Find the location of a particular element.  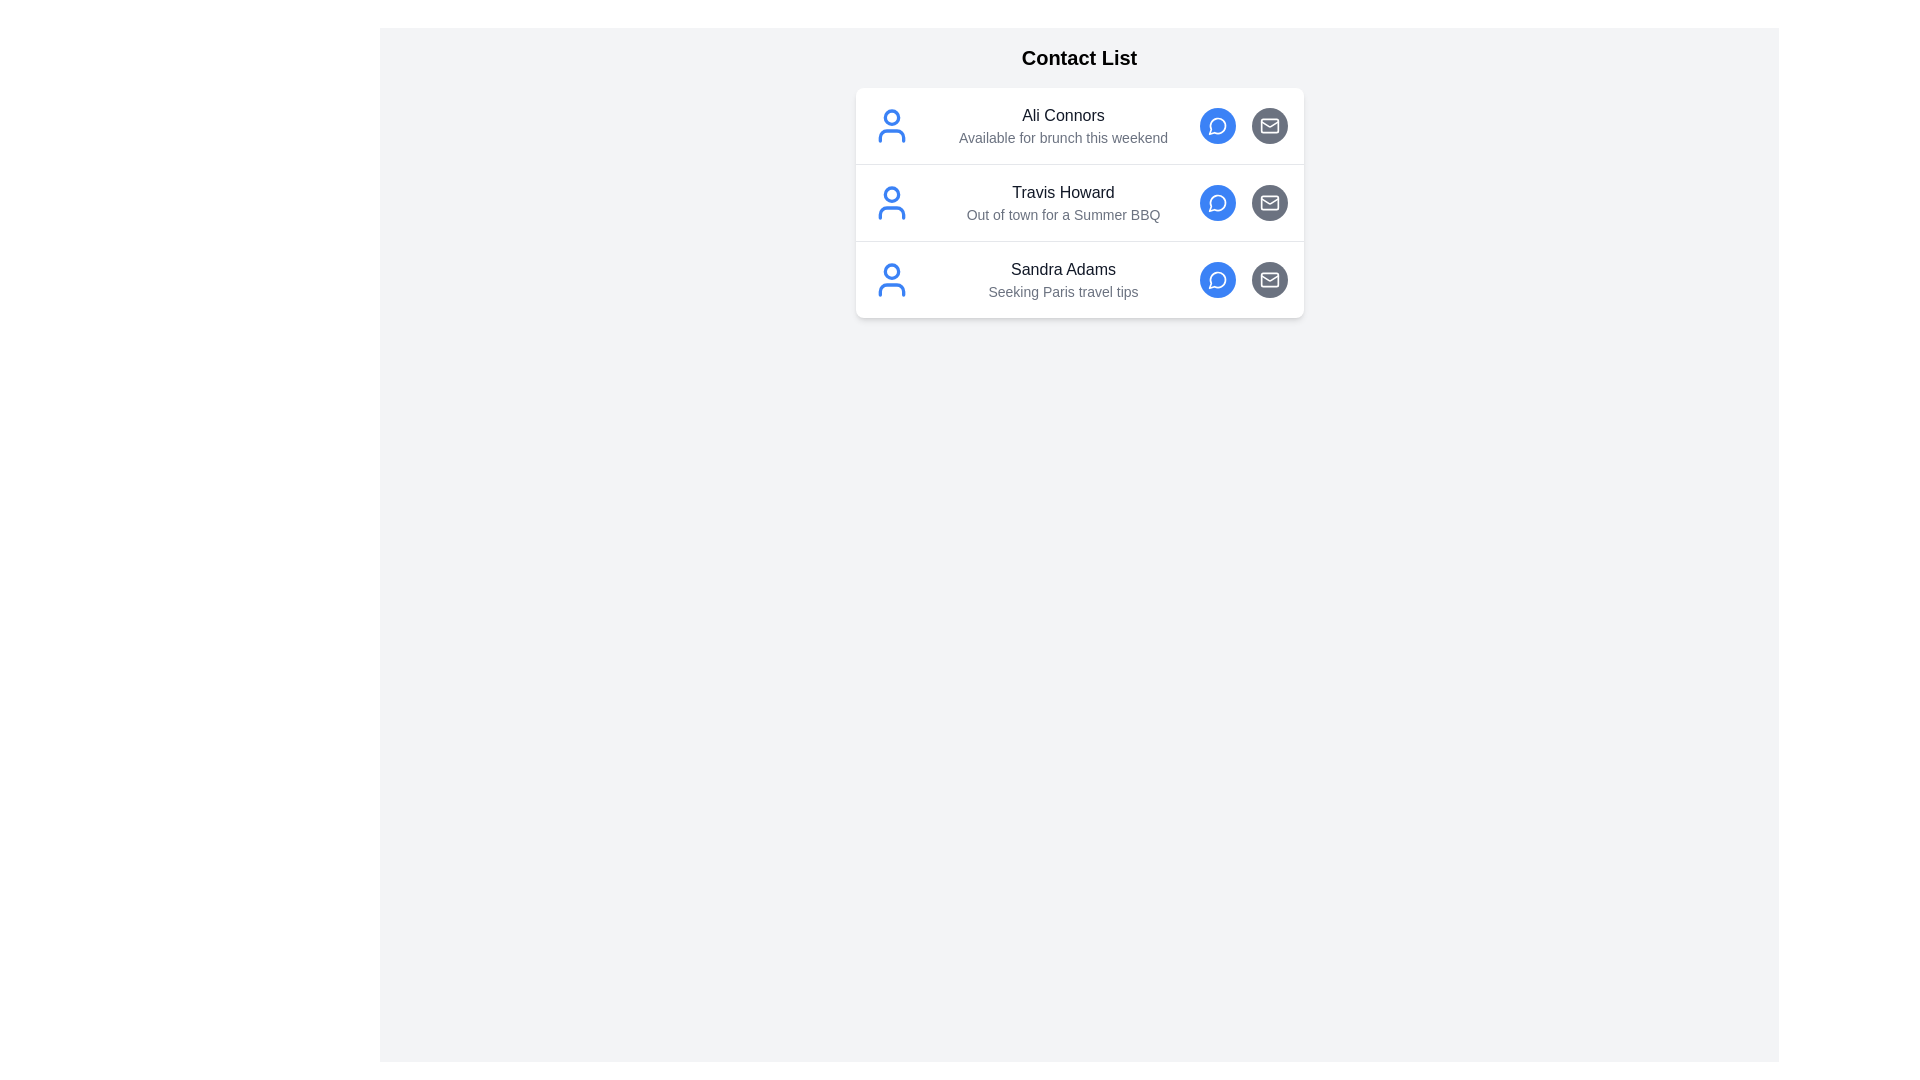

the blue user silhouette icon located to the left of the 'Sandra Adams' text in the contact card is located at coordinates (890, 280).